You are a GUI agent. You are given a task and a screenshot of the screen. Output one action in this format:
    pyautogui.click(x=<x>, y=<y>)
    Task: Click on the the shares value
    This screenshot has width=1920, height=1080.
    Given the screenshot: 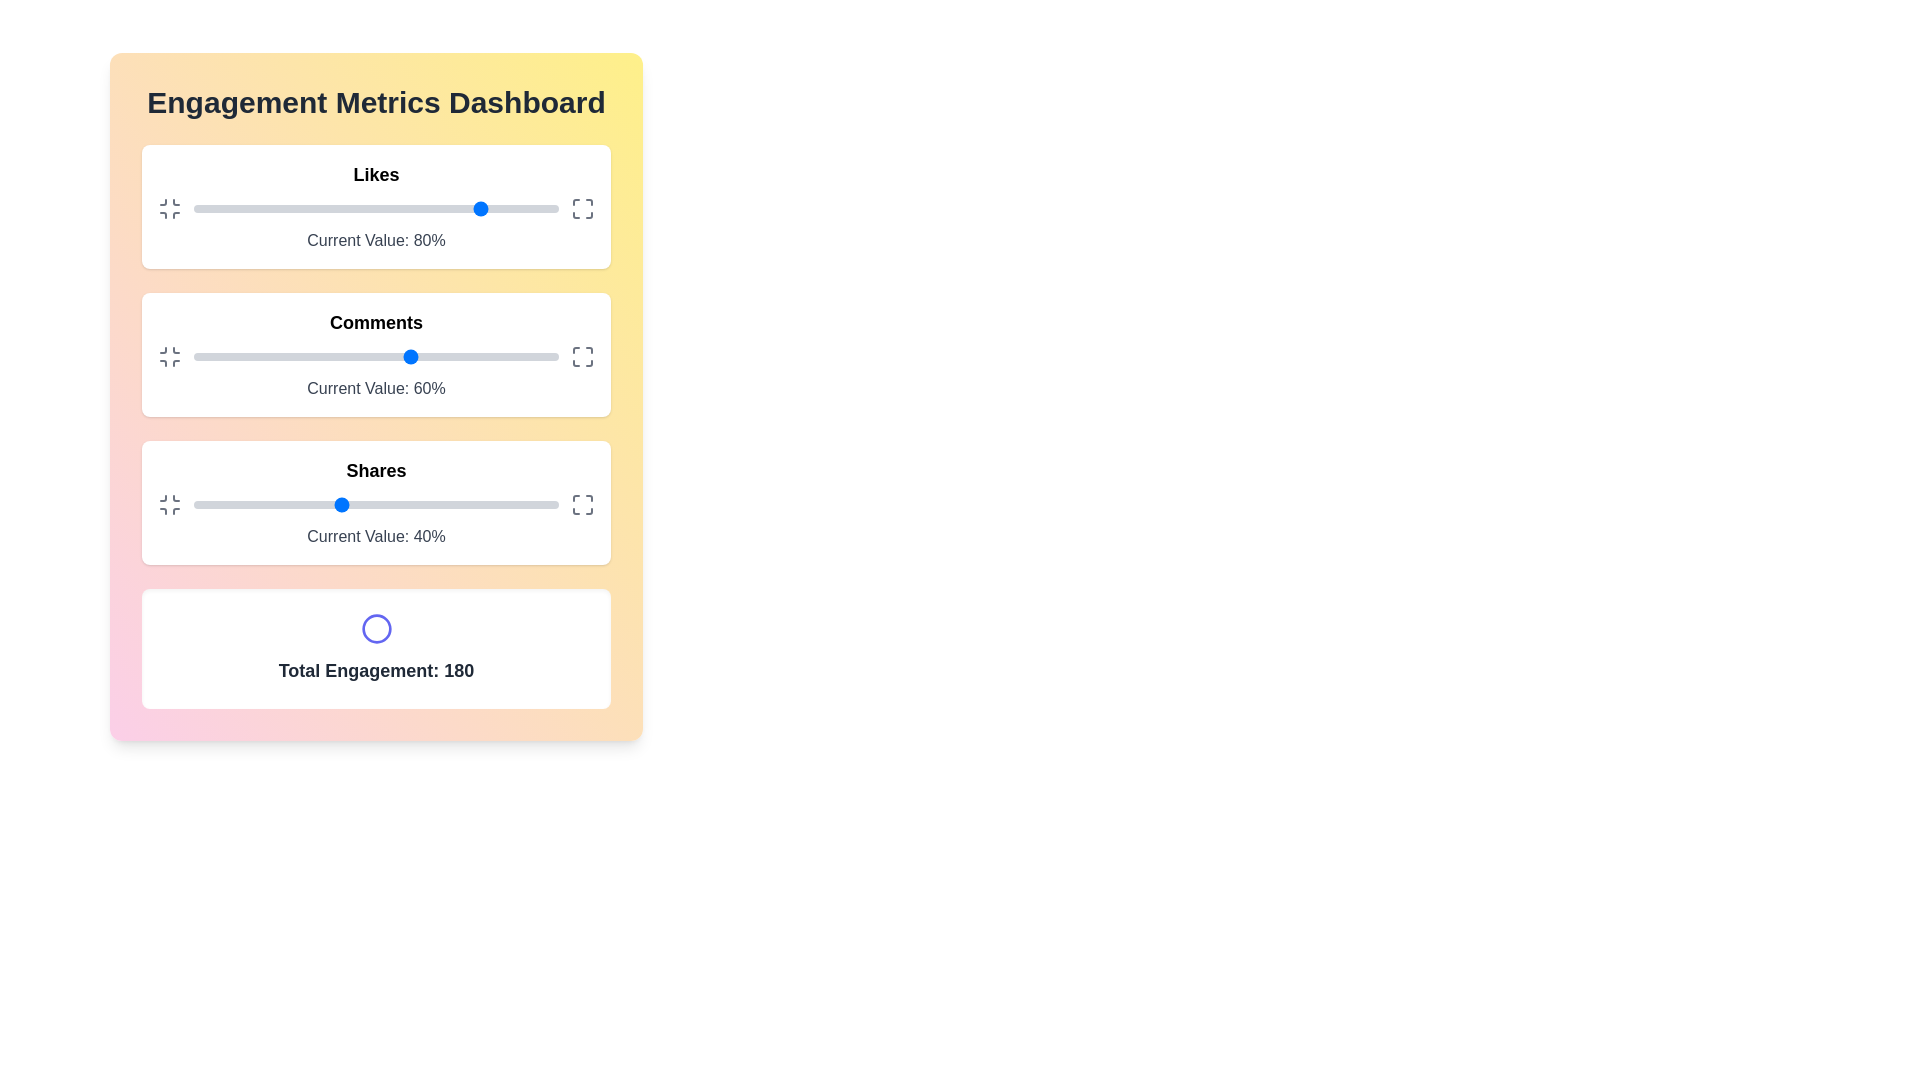 What is the action you would take?
    pyautogui.click(x=500, y=504)
    